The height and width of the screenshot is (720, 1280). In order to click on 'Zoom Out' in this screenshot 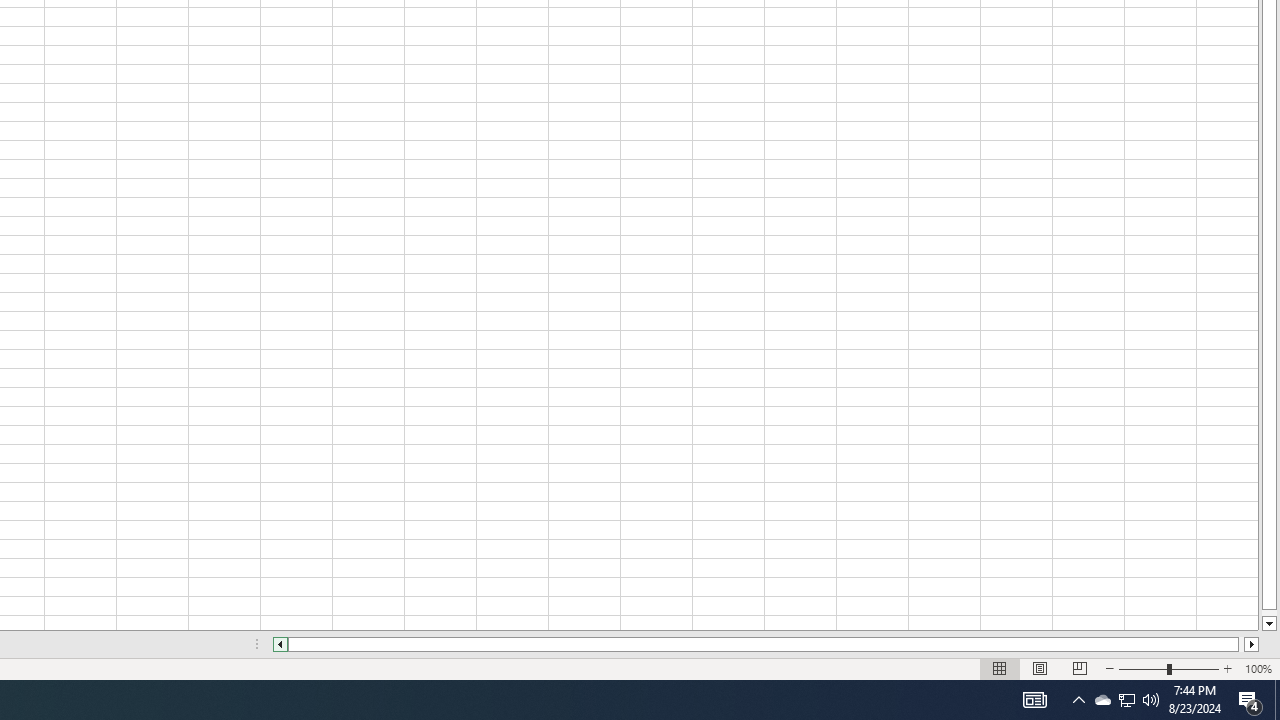, I will do `click(1143, 669)`.